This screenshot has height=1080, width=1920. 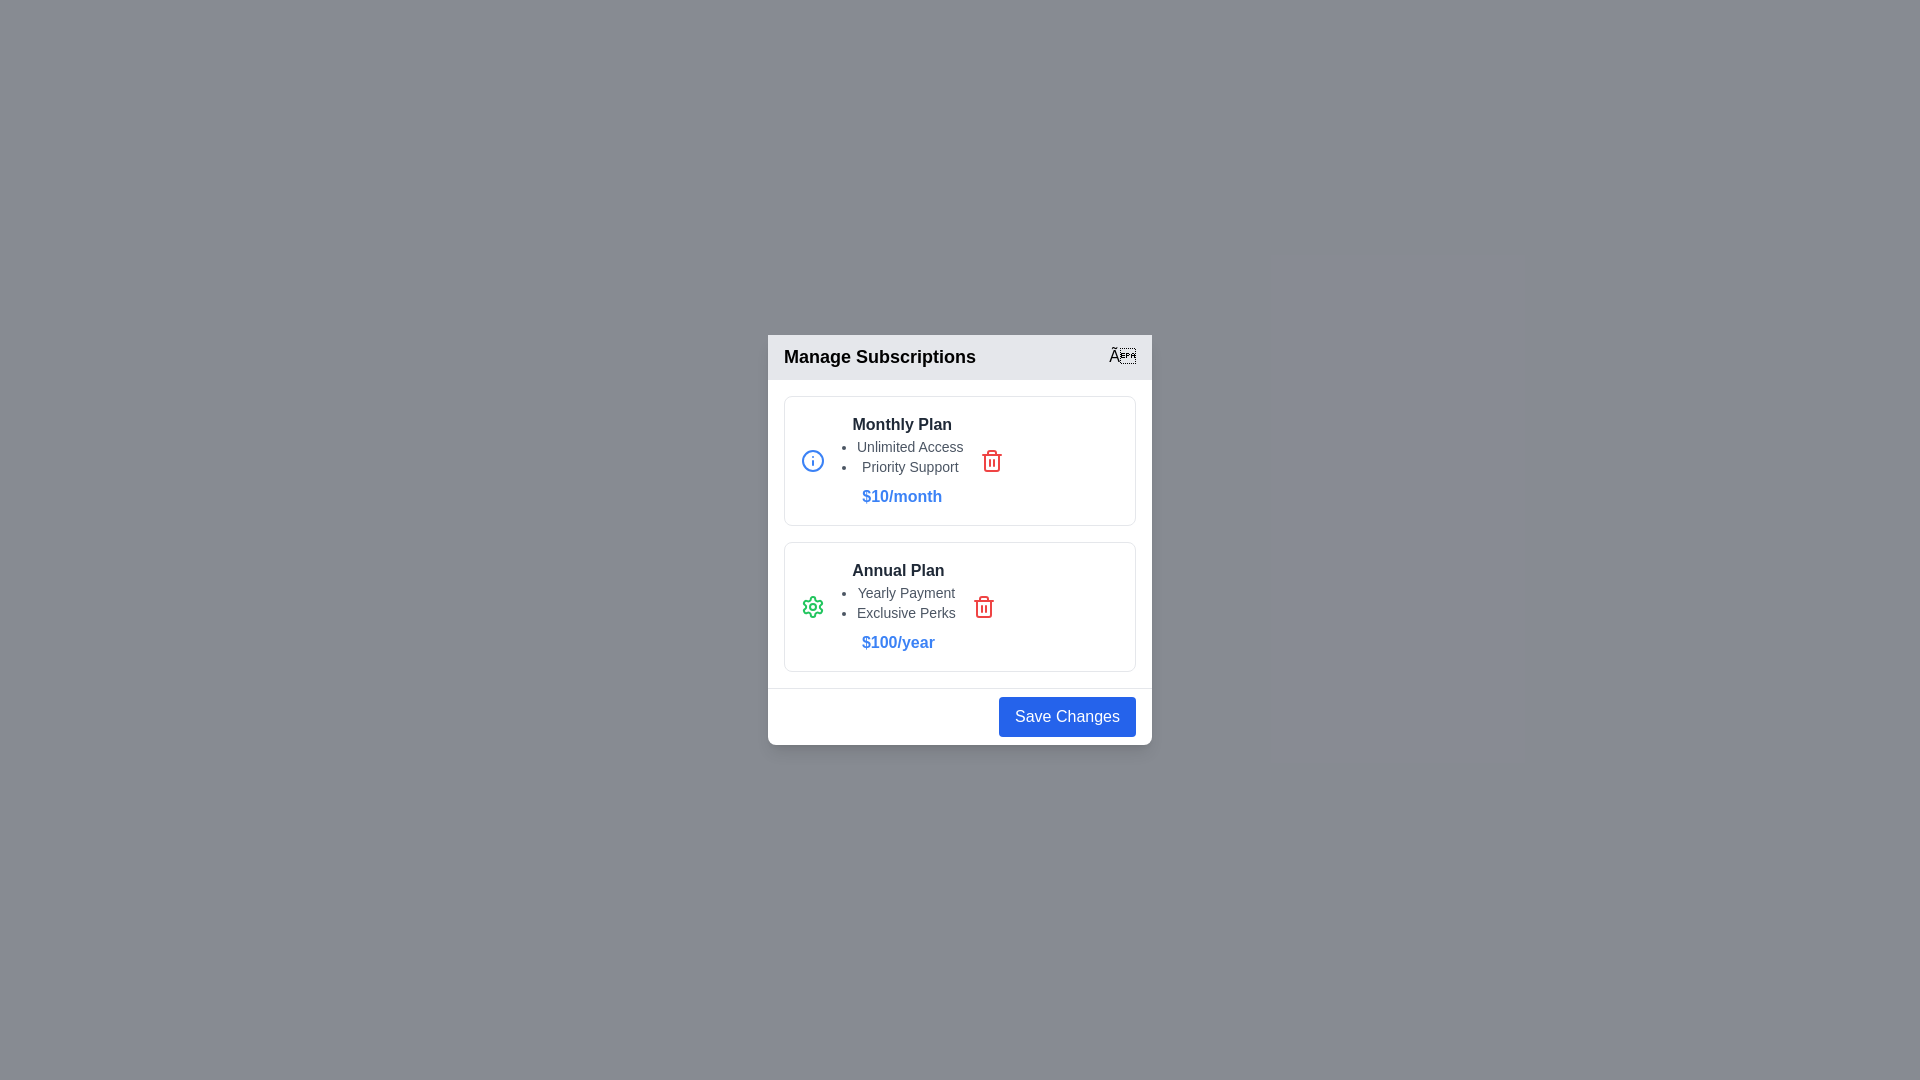 What do you see at coordinates (812, 605) in the screenshot?
I see `the information icon for the subscription plan Annual Plan` at bounding box center [812, 605].